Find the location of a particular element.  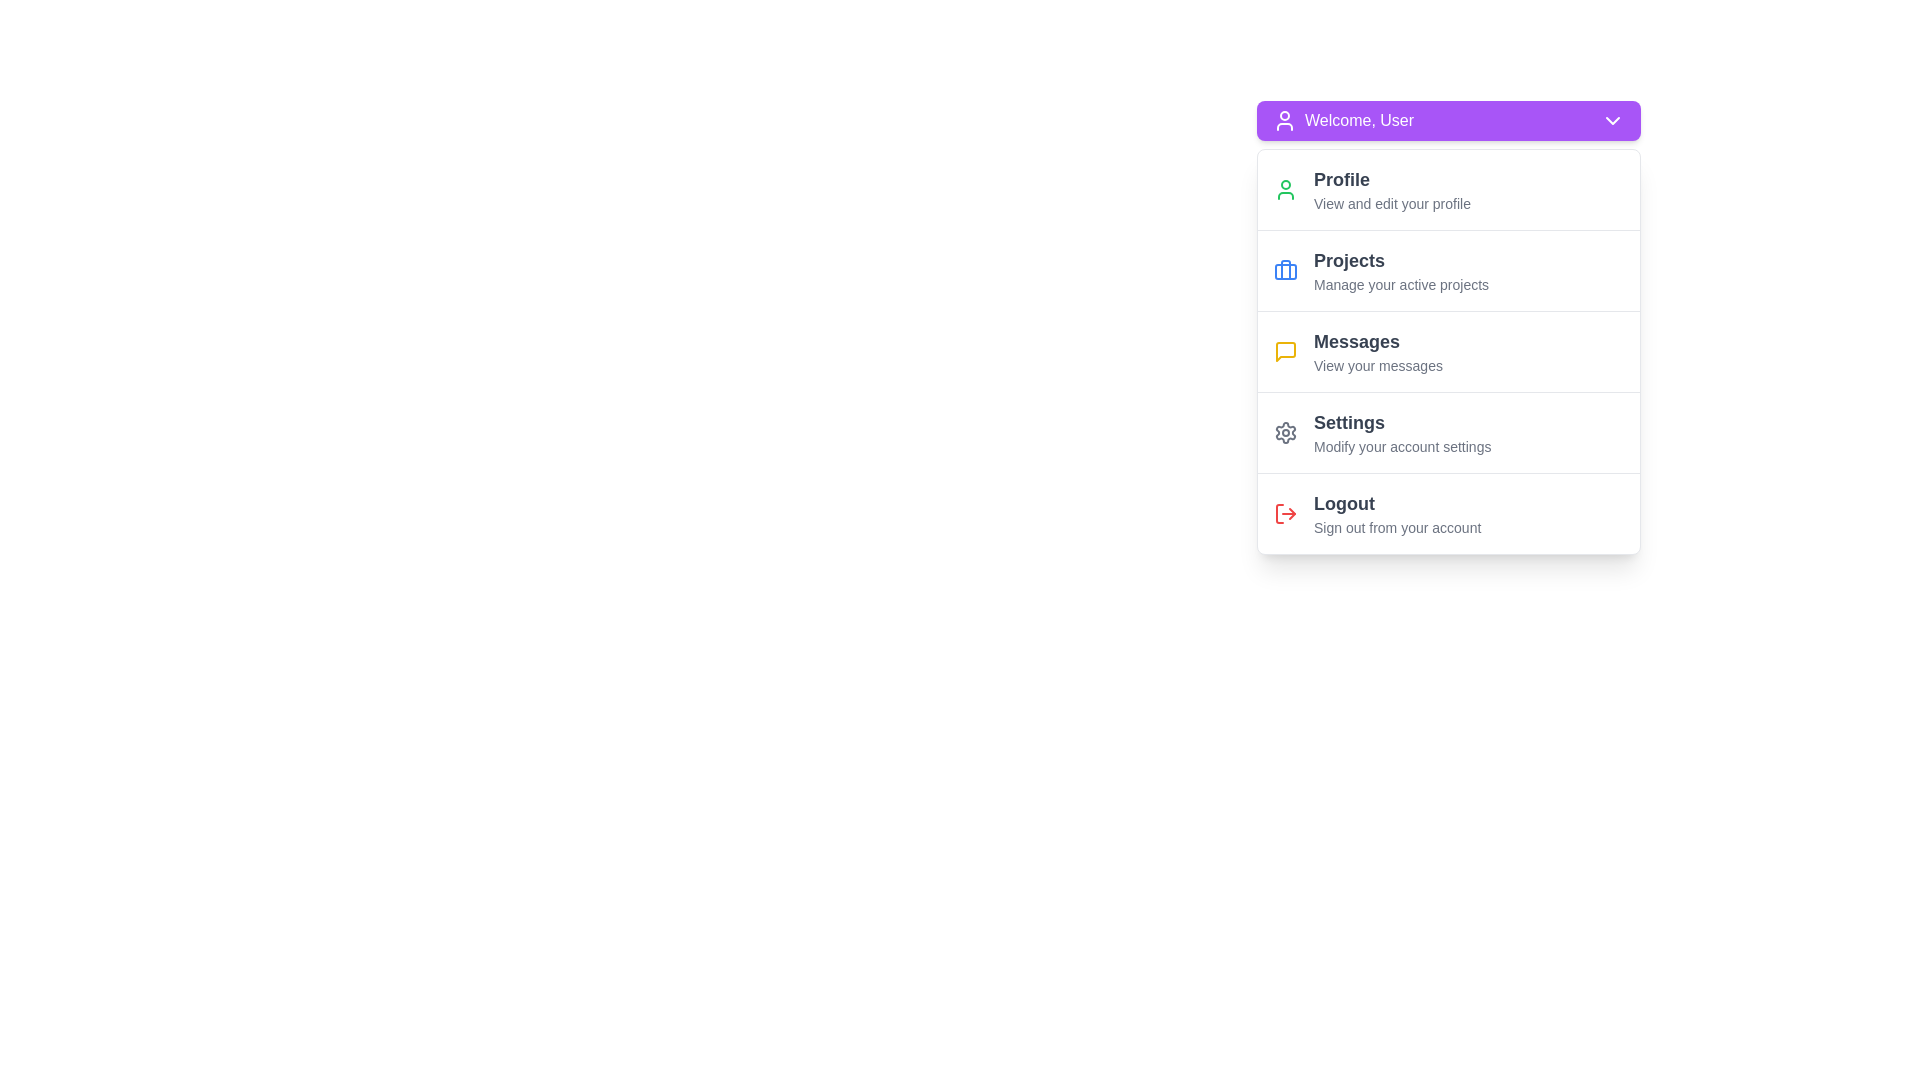

an option from the dropdown menu located below the purple header labeled 'Welcome, User' is located at coordinates (1449, 350).